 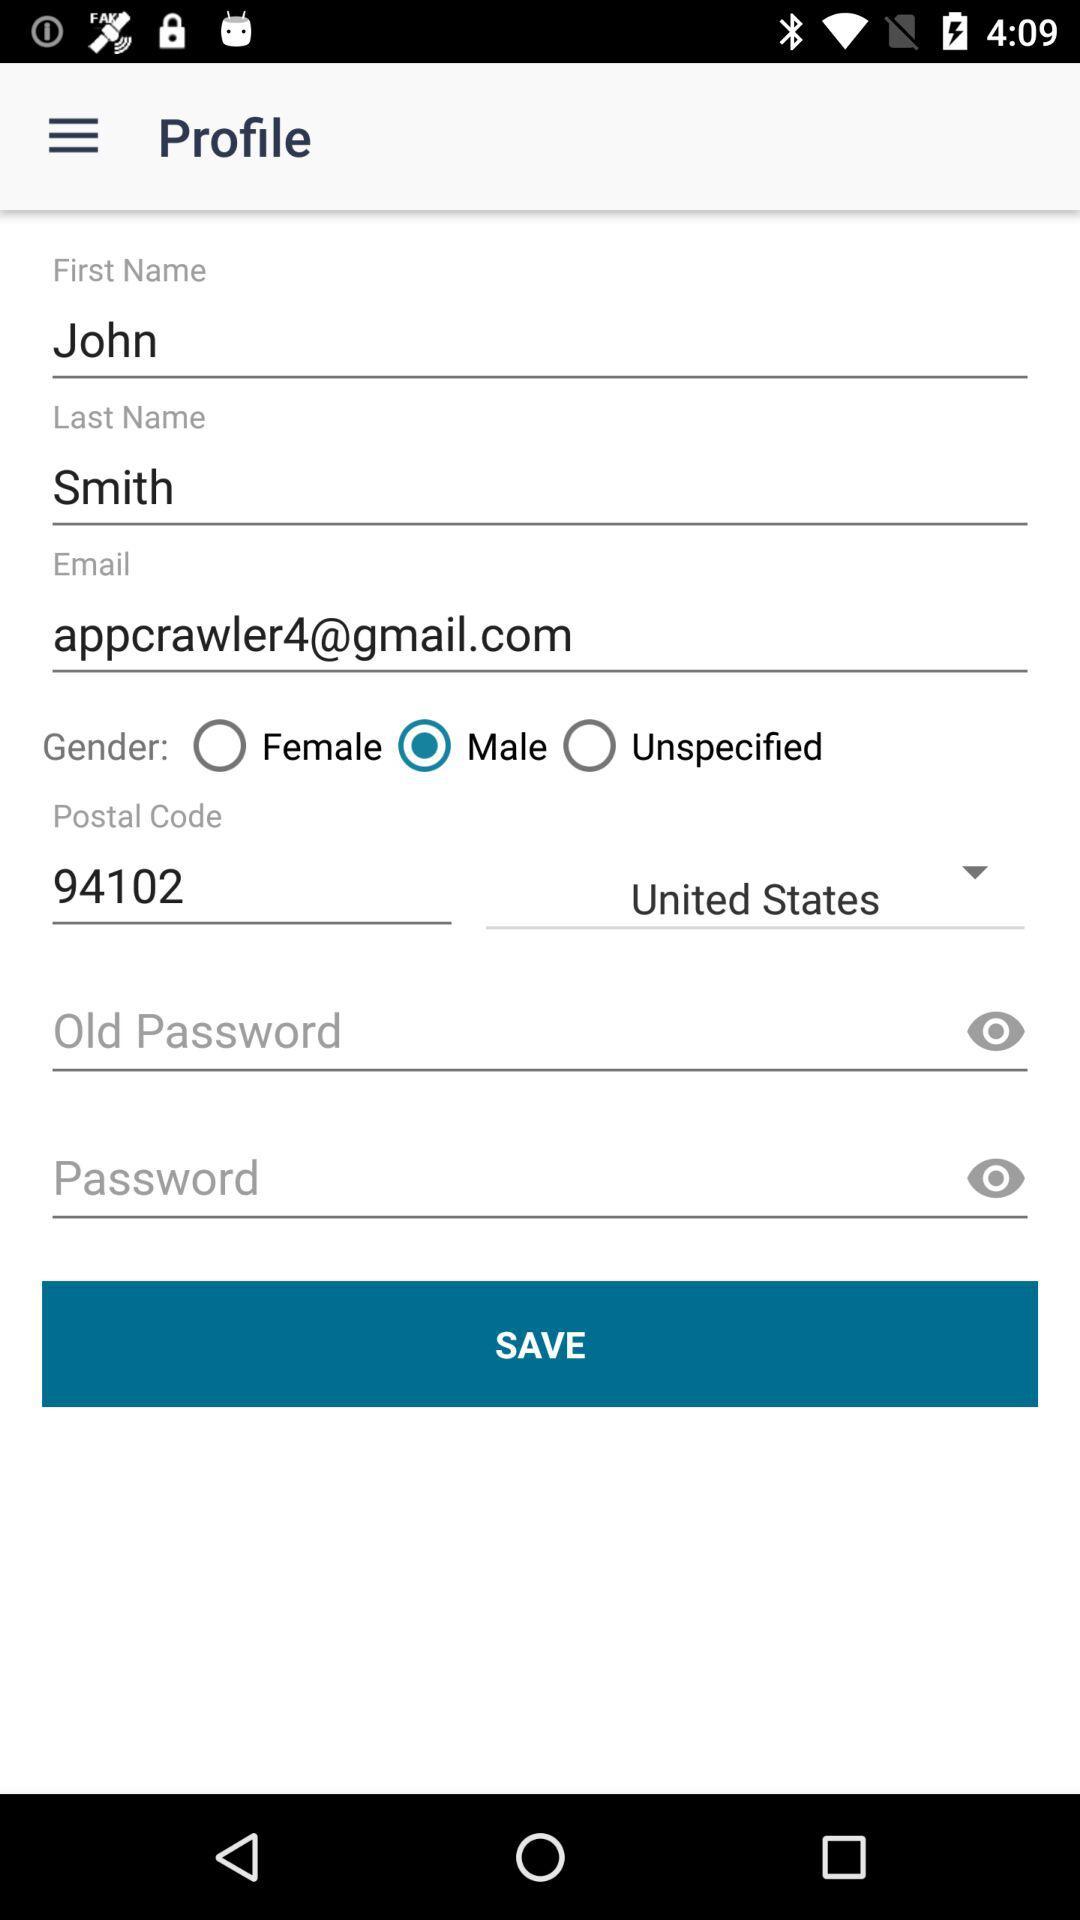 What do you see at coordinates (465, 744) in the screenshot?
I see `male item` at bounding box center [465, 744].